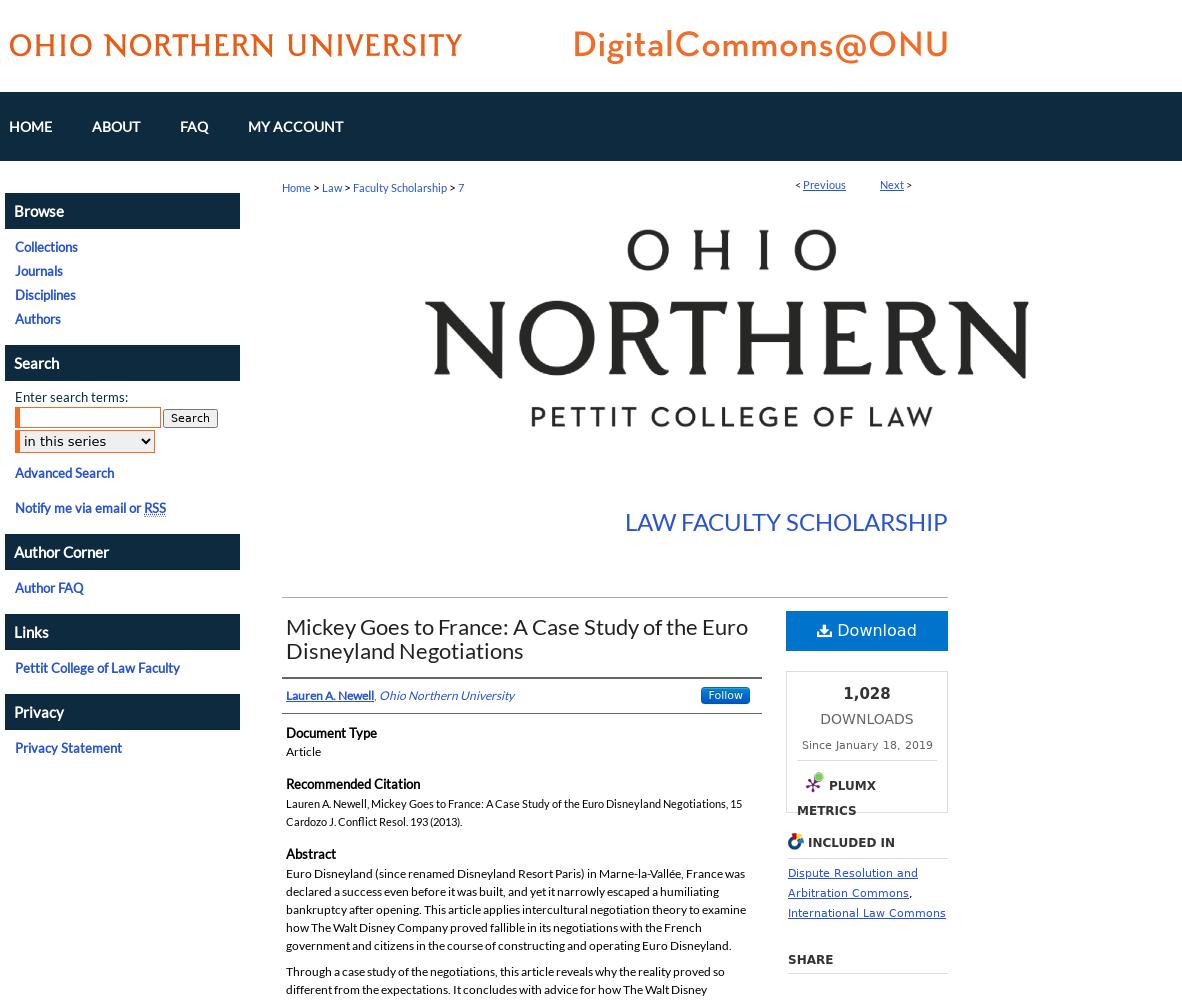  Describe the element at coordinates (310, 853) in the screenshot. I see `'Abstract'` at that location.